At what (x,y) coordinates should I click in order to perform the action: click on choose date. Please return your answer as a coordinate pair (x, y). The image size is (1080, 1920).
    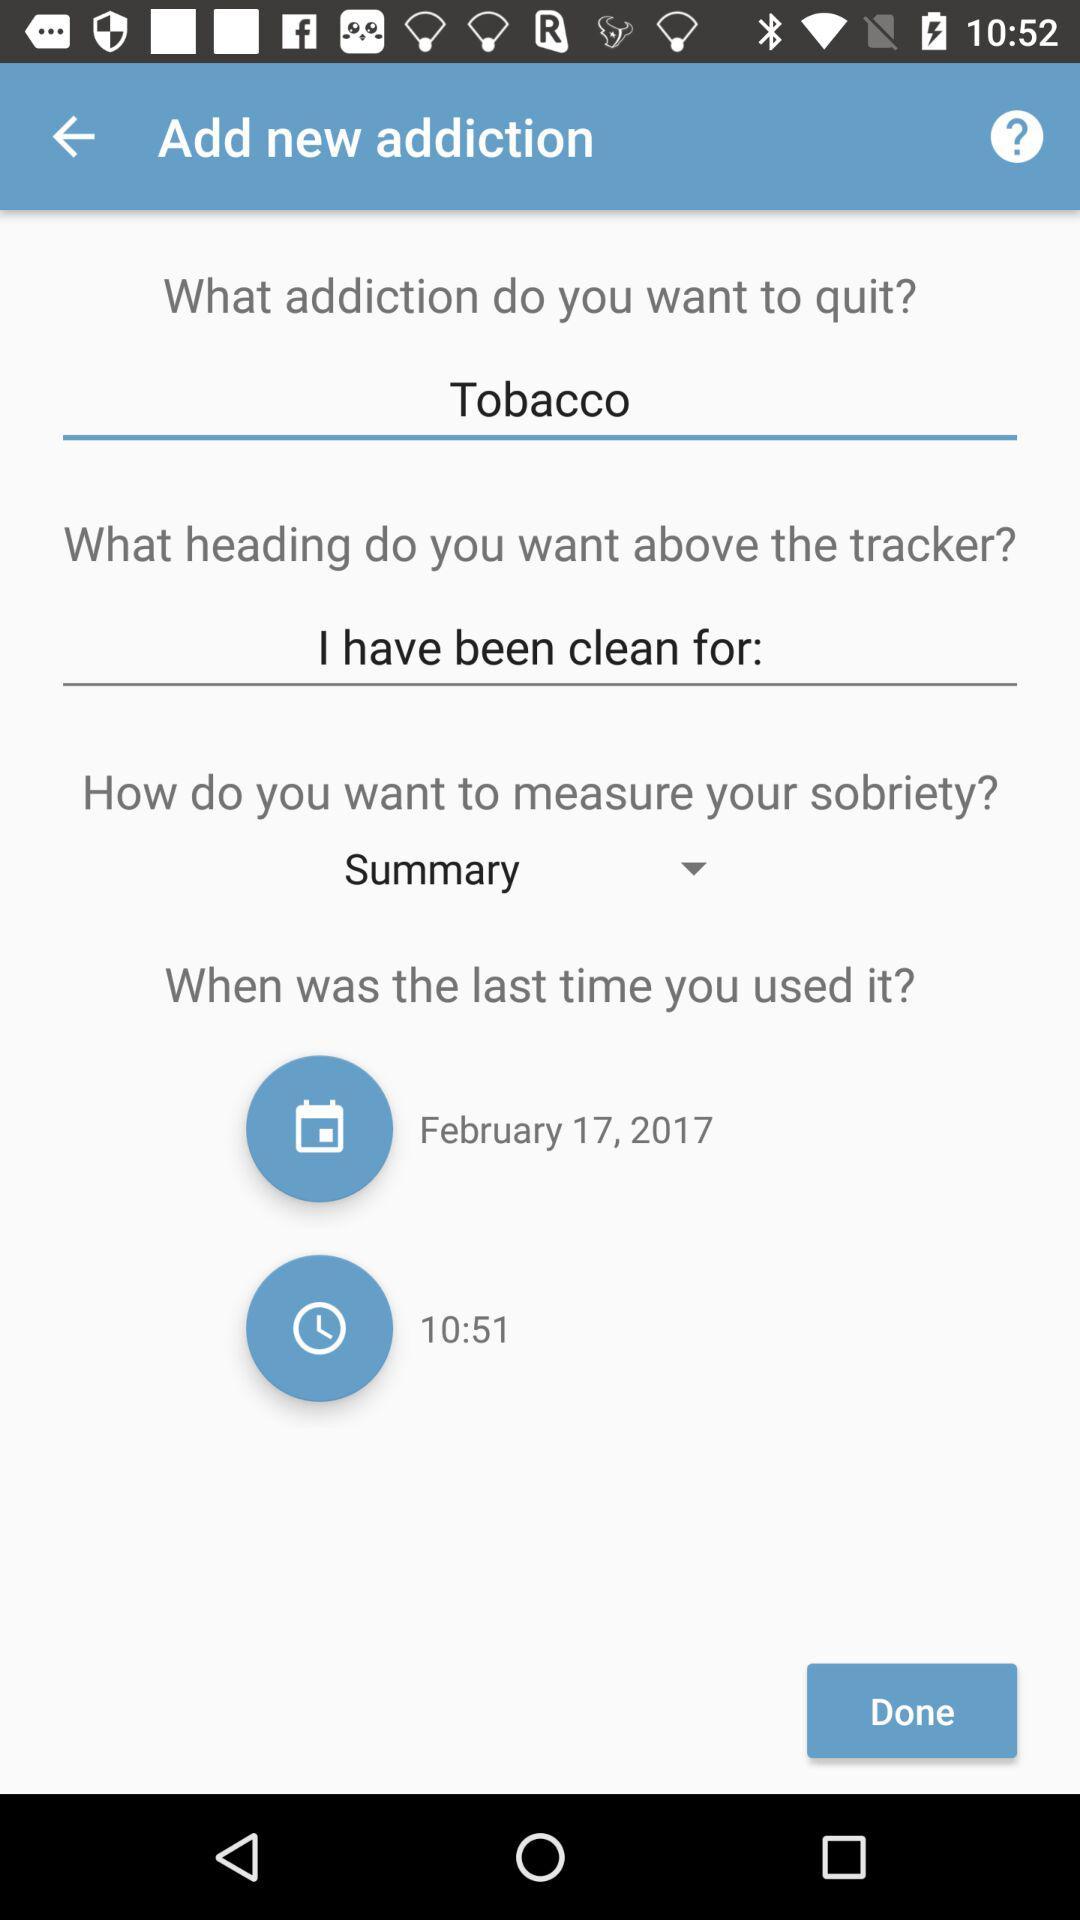
    Looking at the image, I should click on (318, 1128).